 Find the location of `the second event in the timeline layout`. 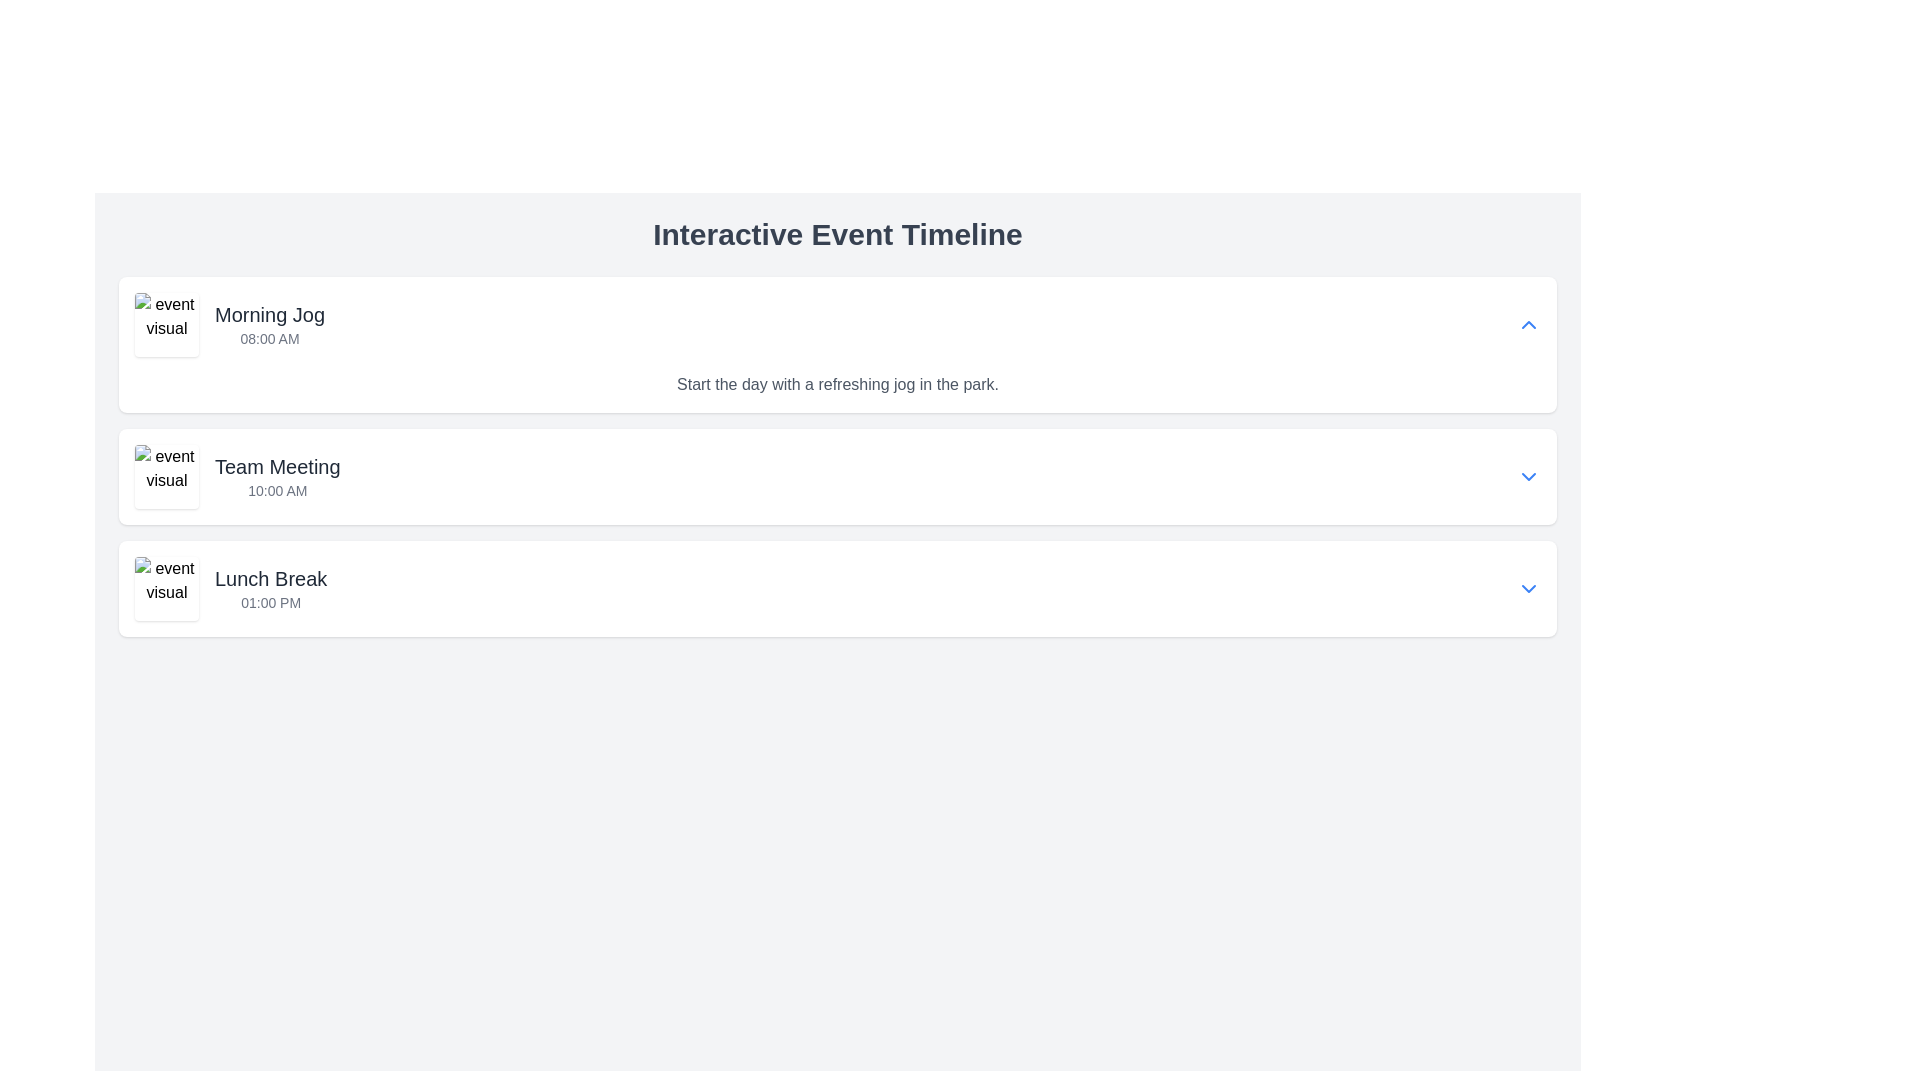

the second event in the timeline layout is located at coordinates (276, 477).